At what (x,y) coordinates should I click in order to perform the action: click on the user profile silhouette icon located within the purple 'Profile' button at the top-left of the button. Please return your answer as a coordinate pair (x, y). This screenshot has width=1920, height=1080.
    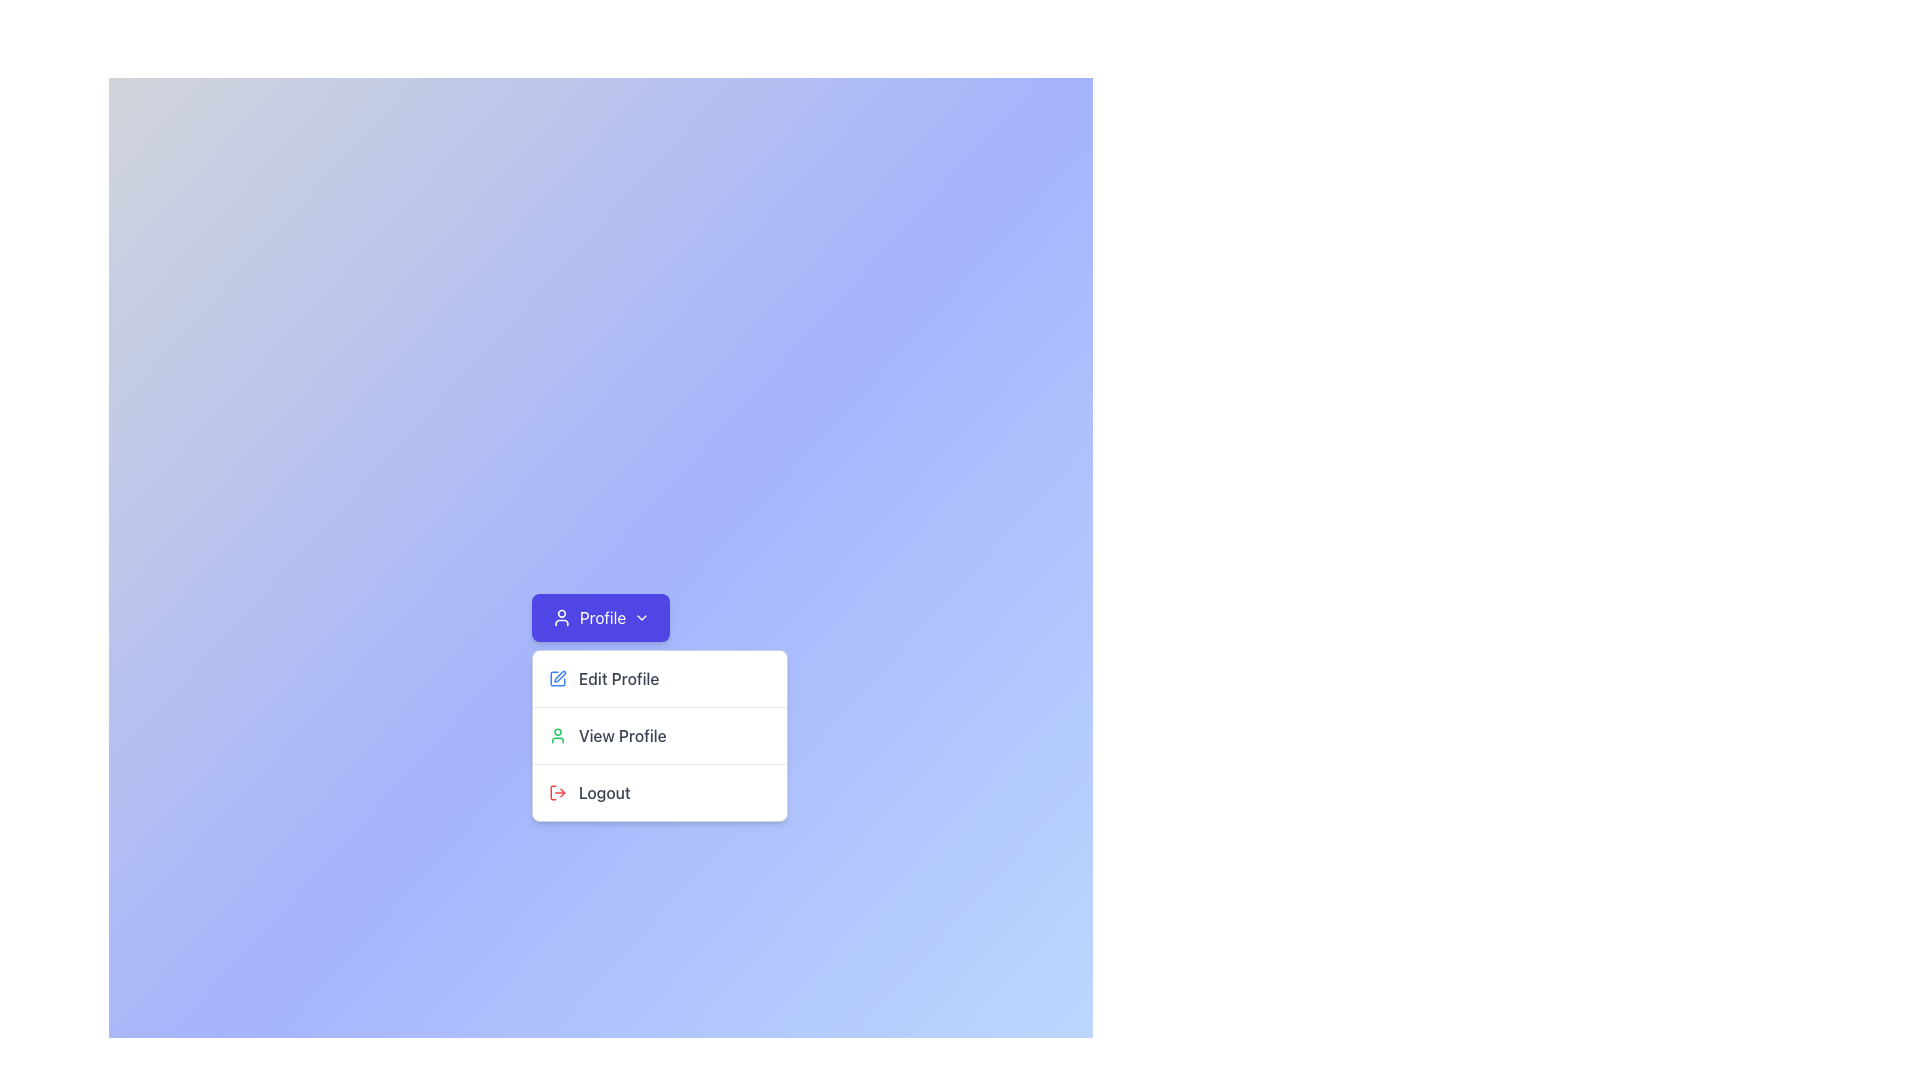
    Looking at the image, I should click on (560, 616).